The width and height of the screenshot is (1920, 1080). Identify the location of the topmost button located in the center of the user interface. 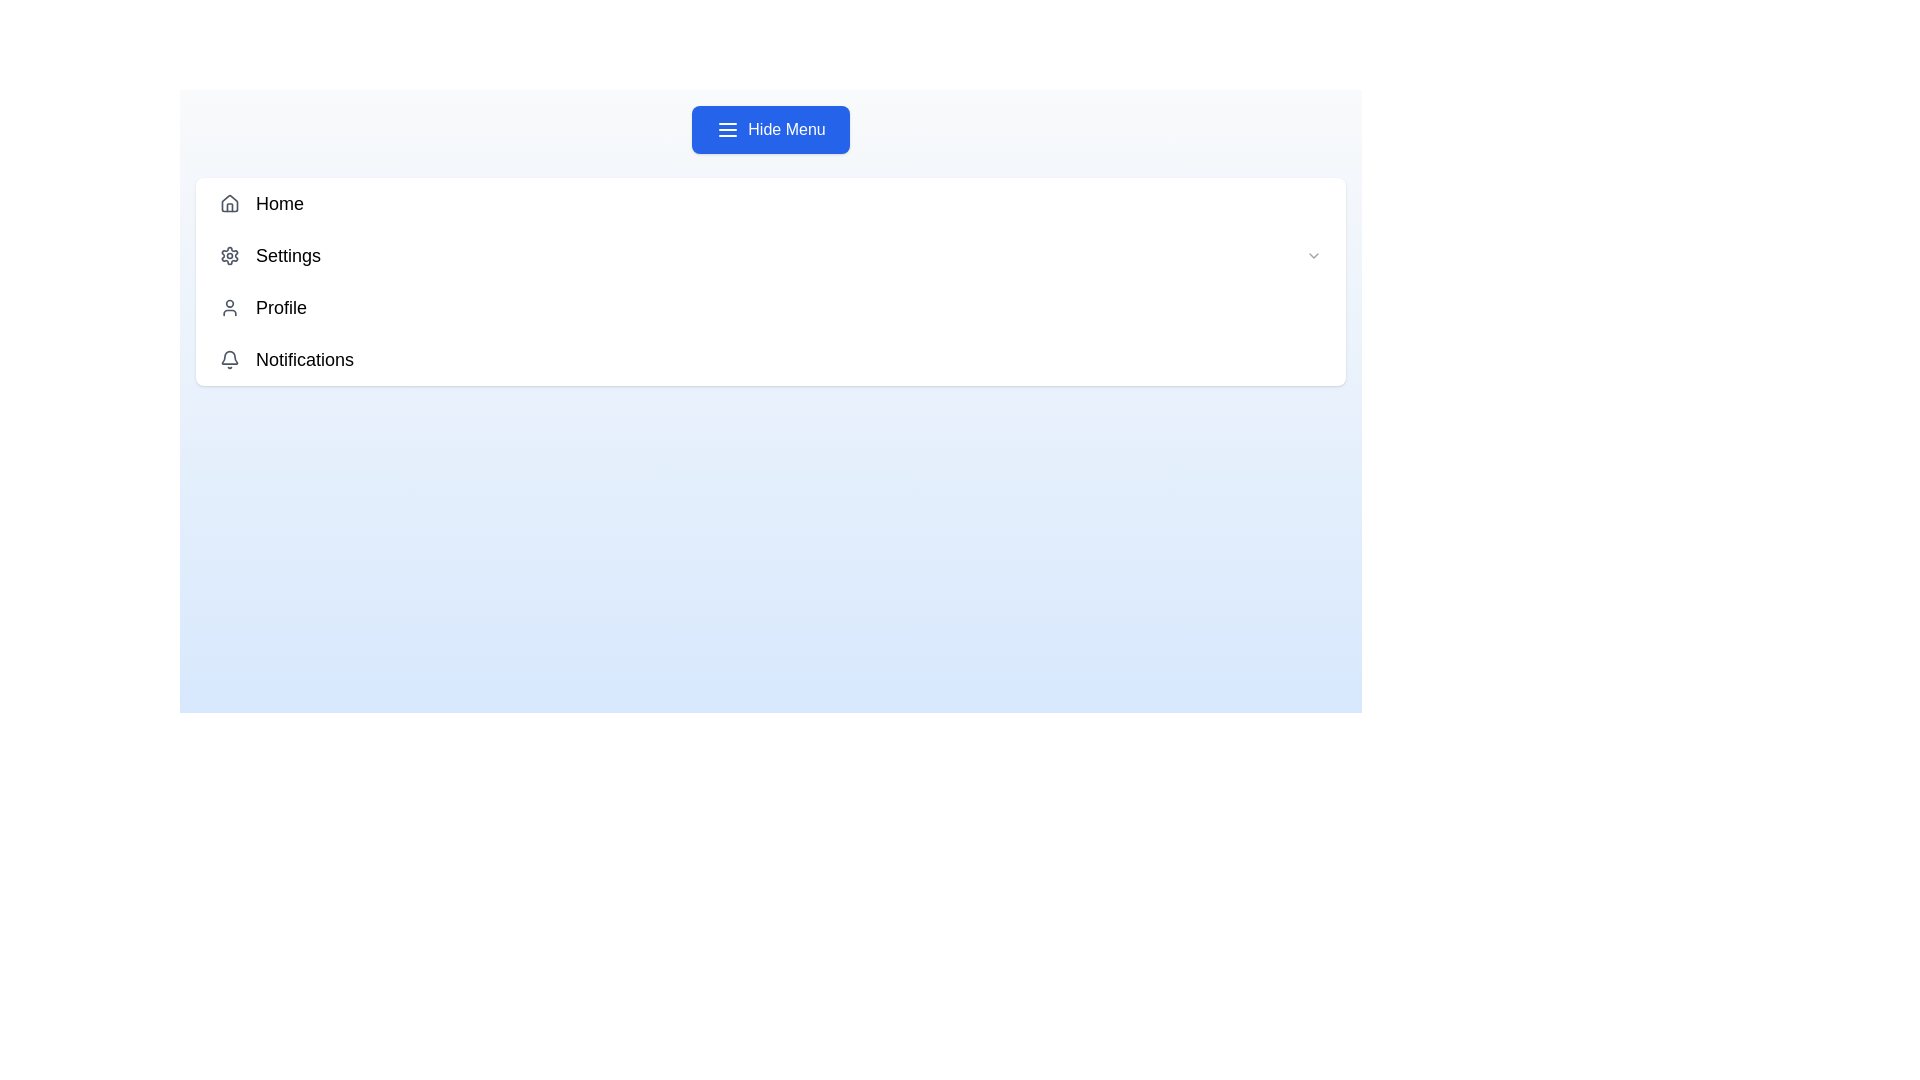
(770, 130).